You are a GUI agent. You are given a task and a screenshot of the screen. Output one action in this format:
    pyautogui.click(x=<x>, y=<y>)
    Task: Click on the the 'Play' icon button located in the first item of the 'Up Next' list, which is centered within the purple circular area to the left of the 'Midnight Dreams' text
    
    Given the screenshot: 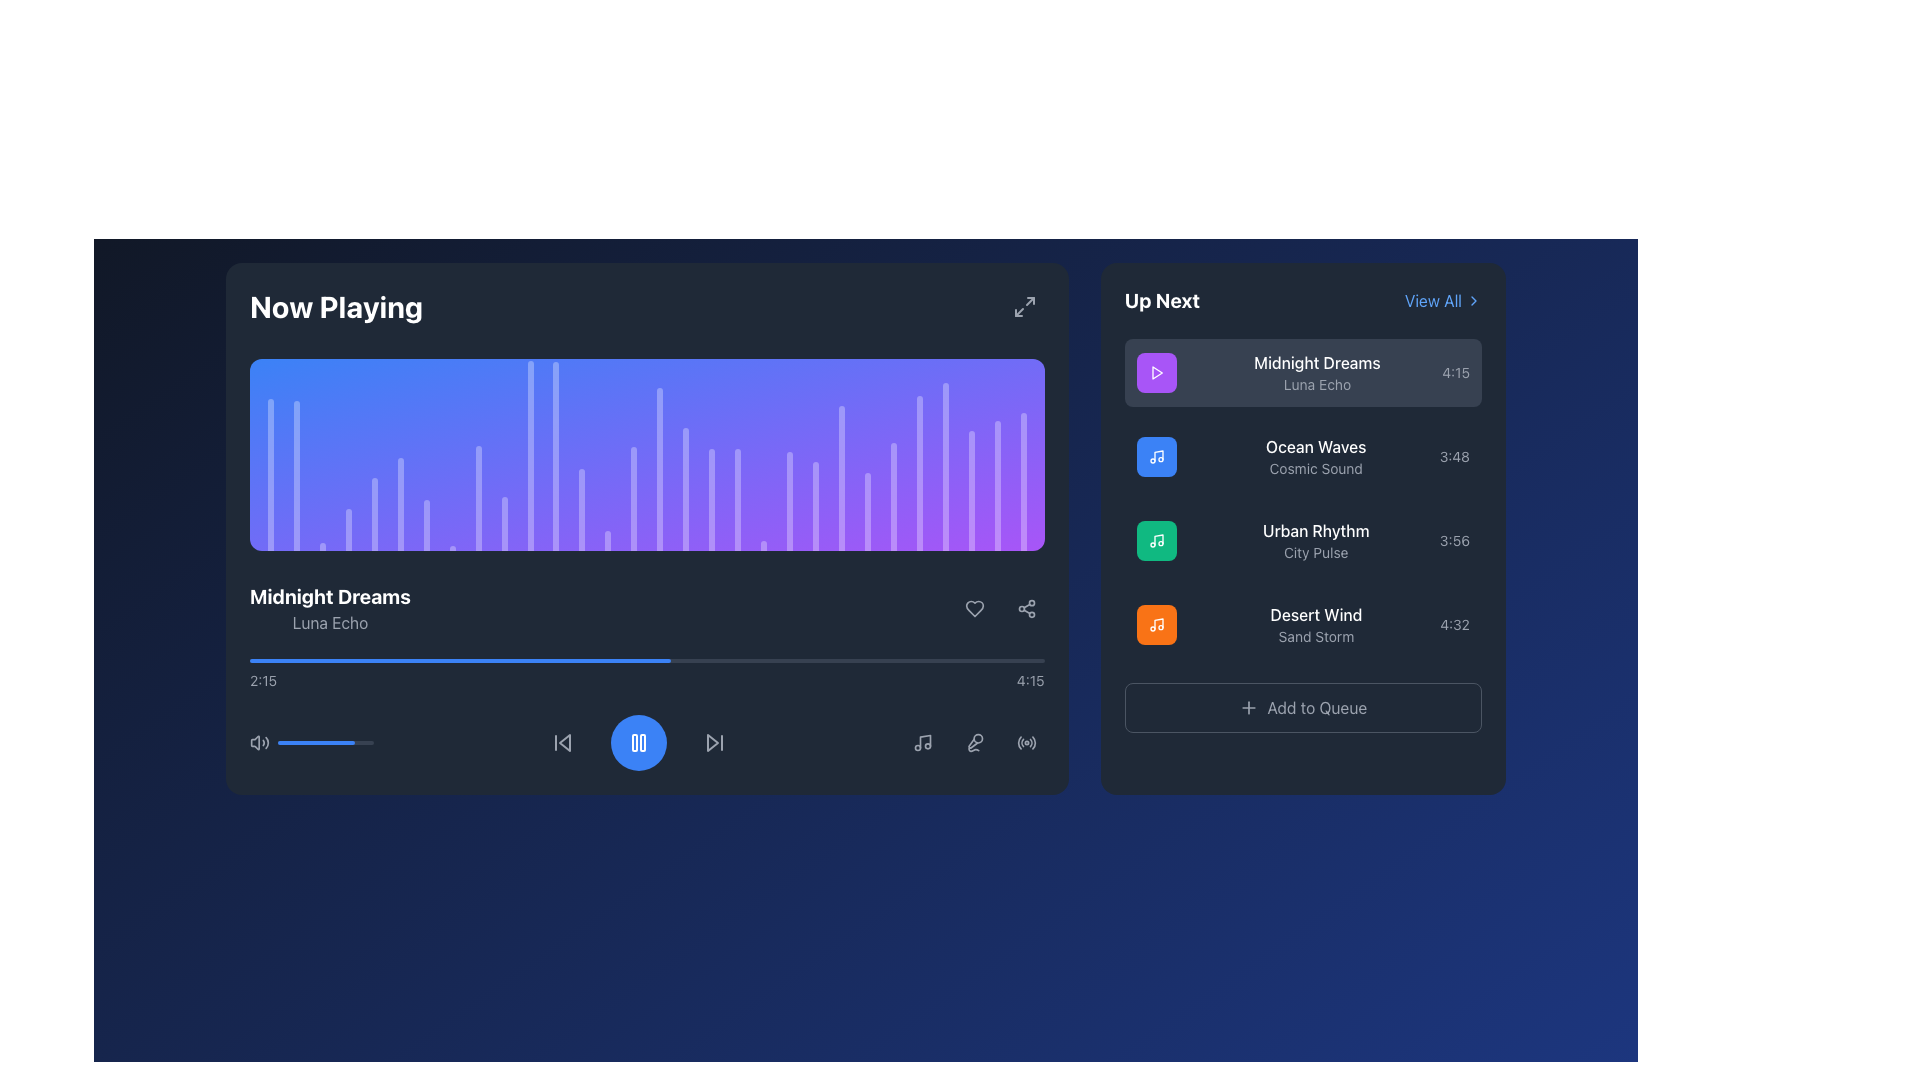 What is the action you would take?
    pyautogui.click(x=1156, y=373)
    